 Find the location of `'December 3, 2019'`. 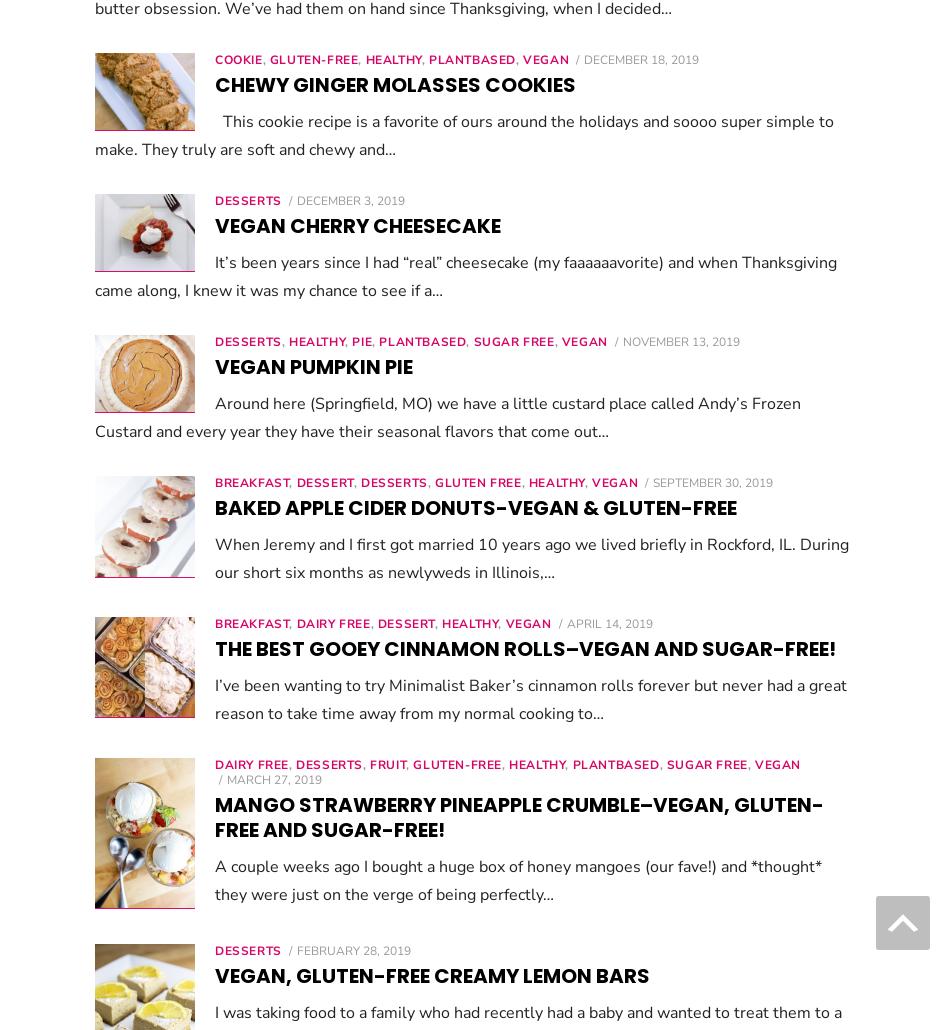

'December 3, 2019' is located at coordinates (295, 200).